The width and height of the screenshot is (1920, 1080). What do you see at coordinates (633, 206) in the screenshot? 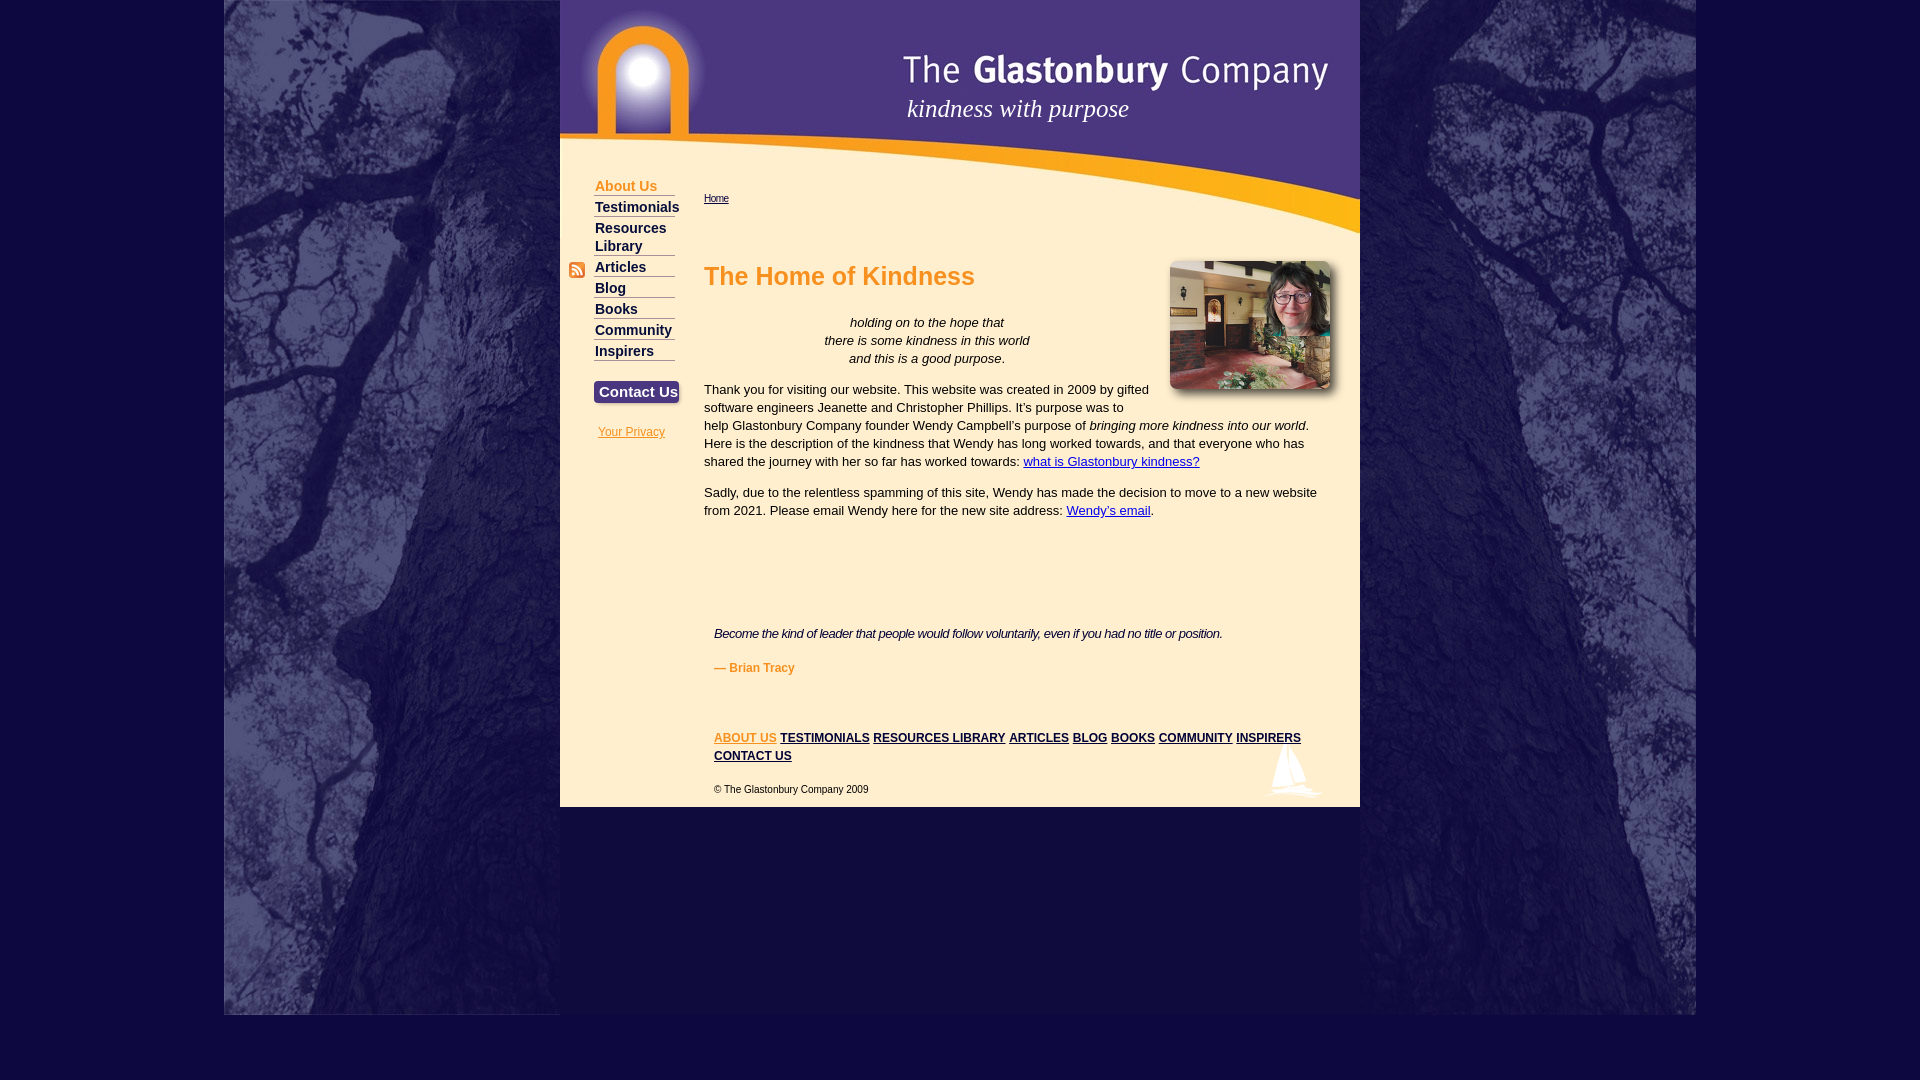
I see `'Testimonials'` at bounding box center [633, 206].